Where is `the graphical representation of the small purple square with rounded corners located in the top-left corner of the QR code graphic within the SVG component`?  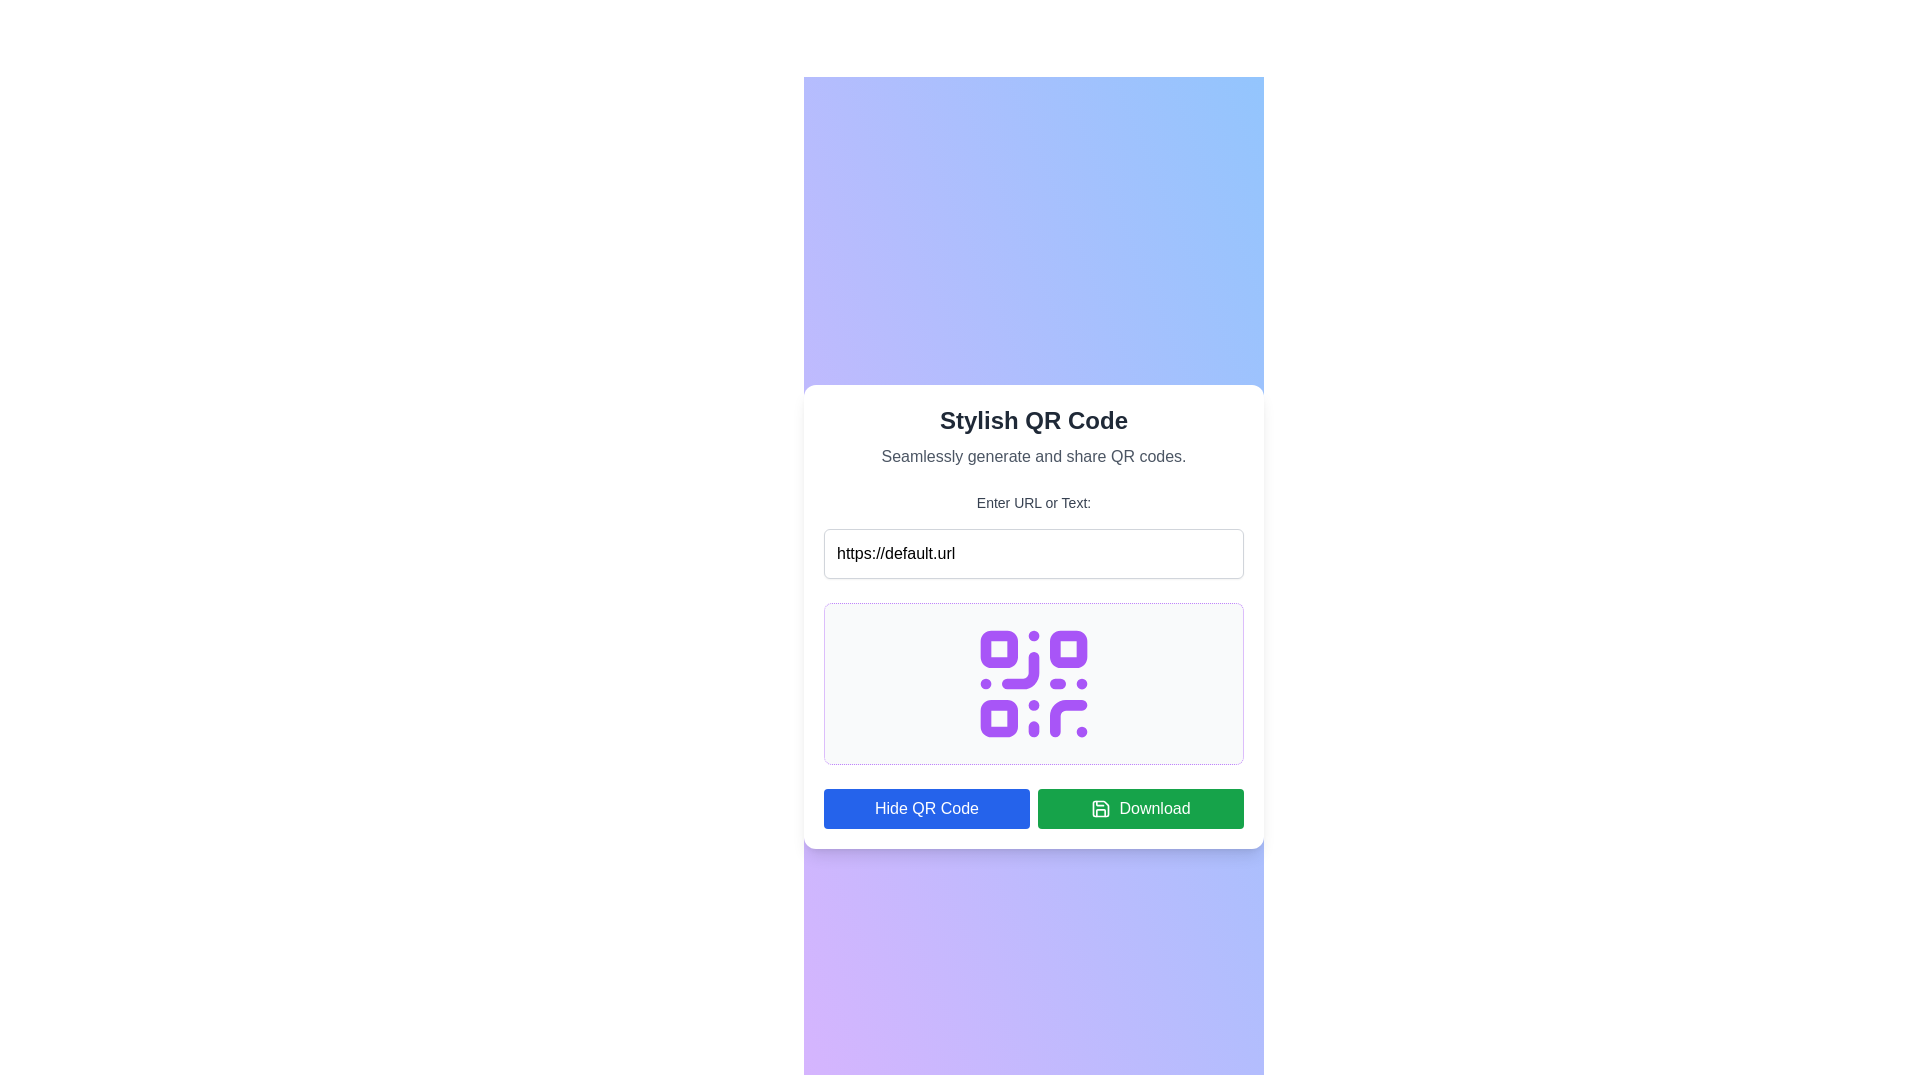 the graphical representation of the small purple square with rounded corners located in the top-left corner of the QR code graphic within the SVG component is located at coordinates (999, 649).